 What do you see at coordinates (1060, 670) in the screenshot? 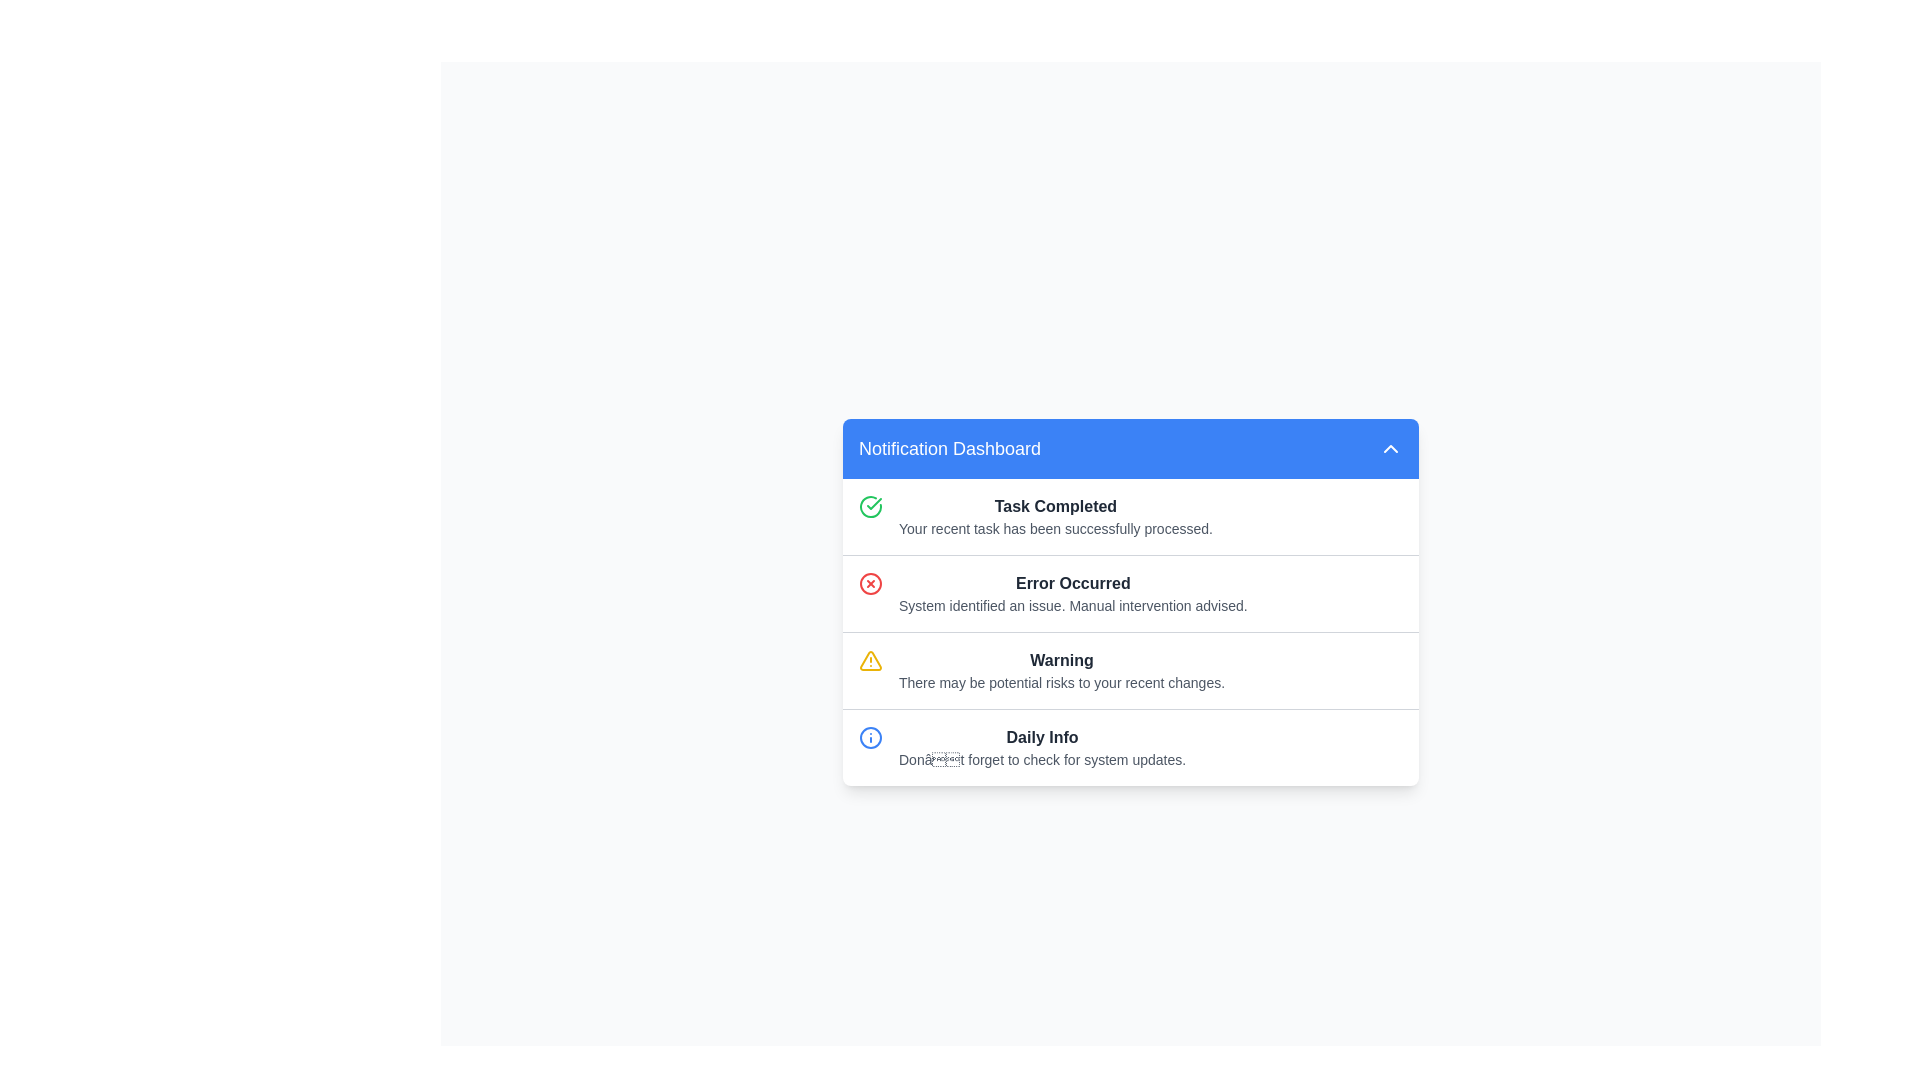
I see `warning message displayed in the notification dashboard, which alerts users about potential risks related to their recent changes. This warning notification is positioned below the 'Error Occurred' message and above the 'Daily Info' message` at bounding box center [1060, 670].